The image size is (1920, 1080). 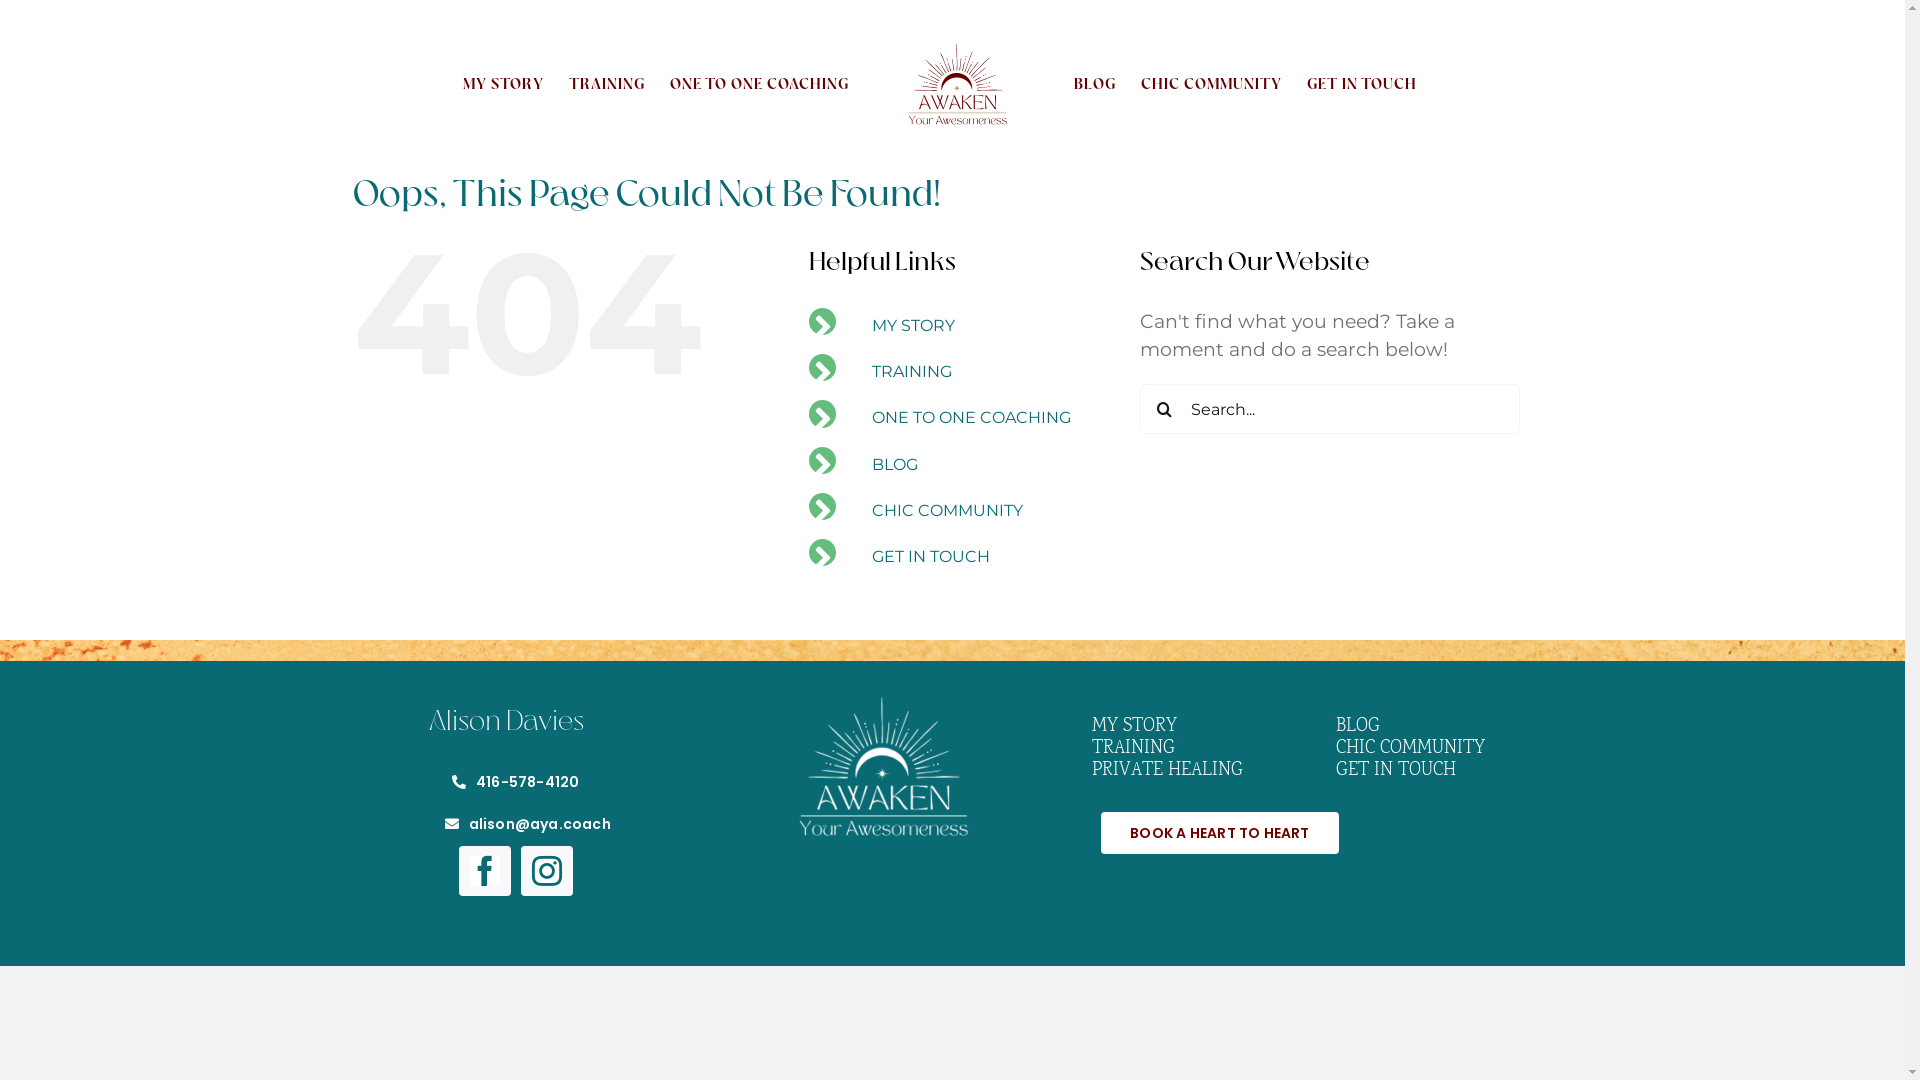 I want to click on 'GET IN TOUCH', so click(x=1361, y=80).